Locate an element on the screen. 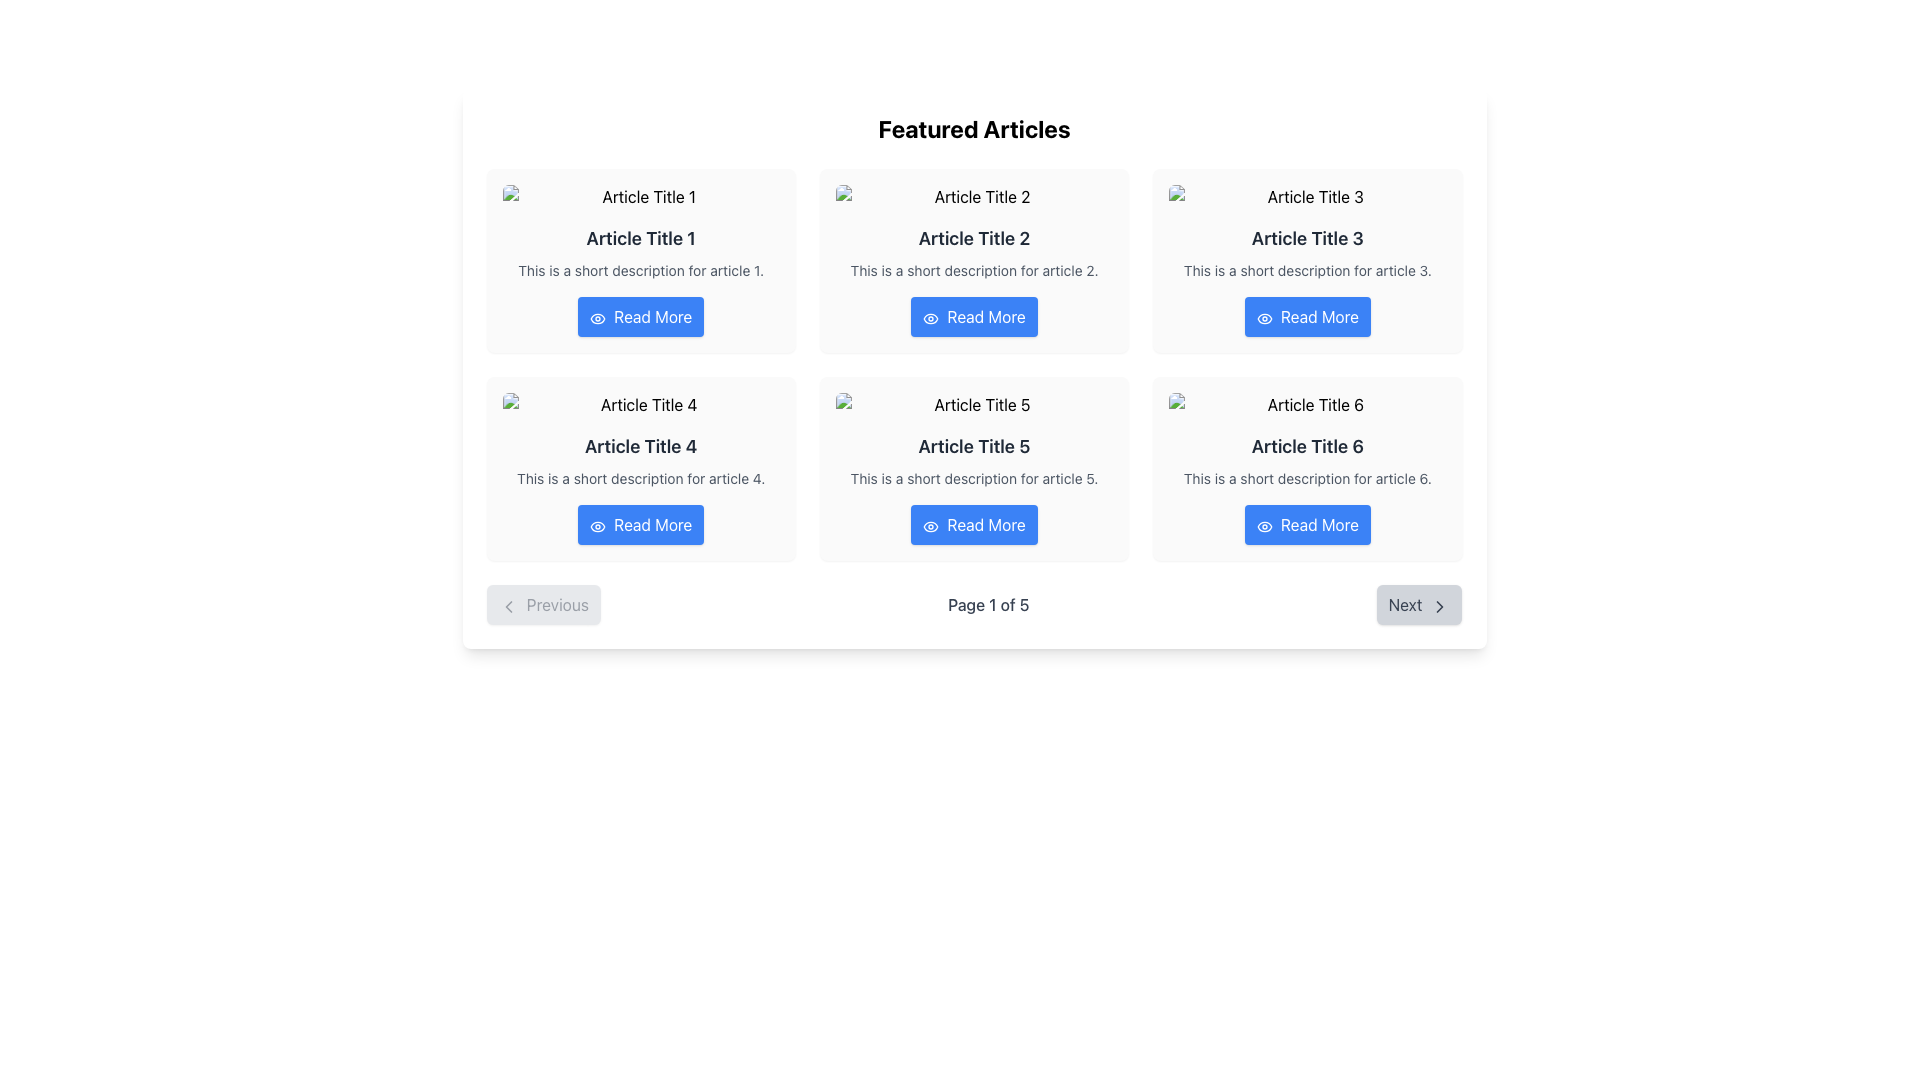 This screenshot has height=1080, width=1920. the 'Previous' button, which is styled with a light gray background and contains the text 'Previous' with a left-pointing chevron icon, located at the bottom center of the interface is located at coordinates (543, 604).